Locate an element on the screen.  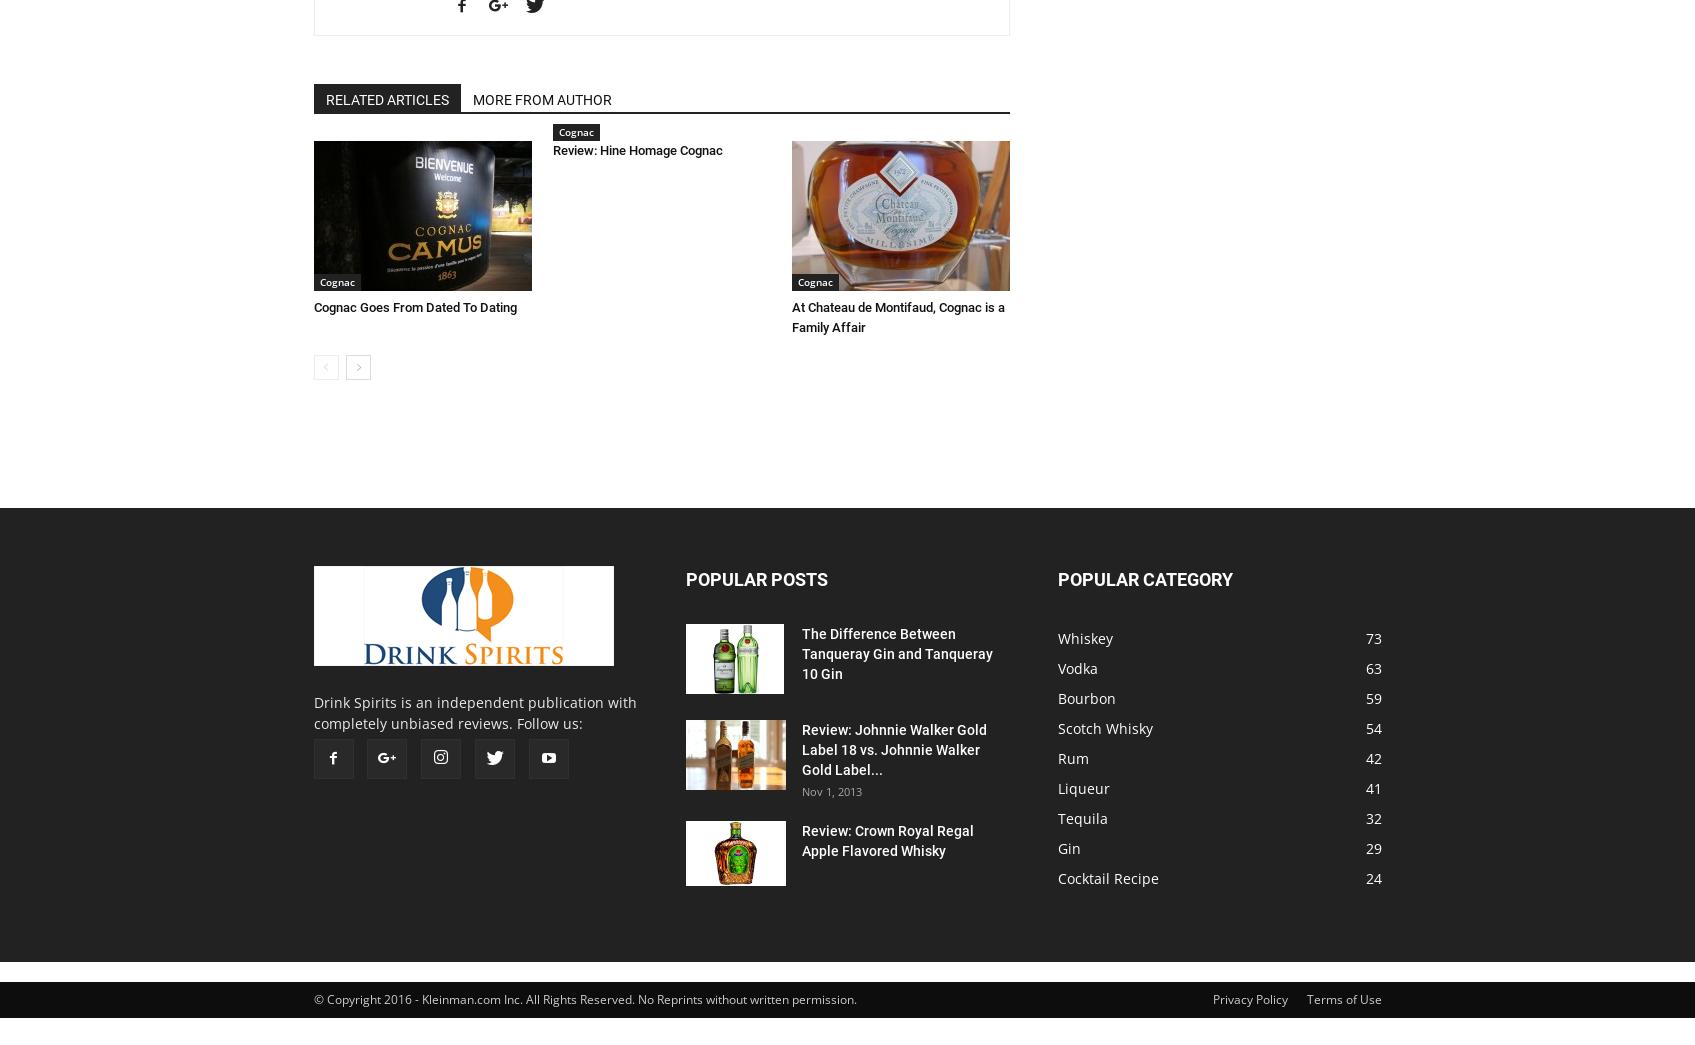
'32' is located at coordinates (1371, 817).